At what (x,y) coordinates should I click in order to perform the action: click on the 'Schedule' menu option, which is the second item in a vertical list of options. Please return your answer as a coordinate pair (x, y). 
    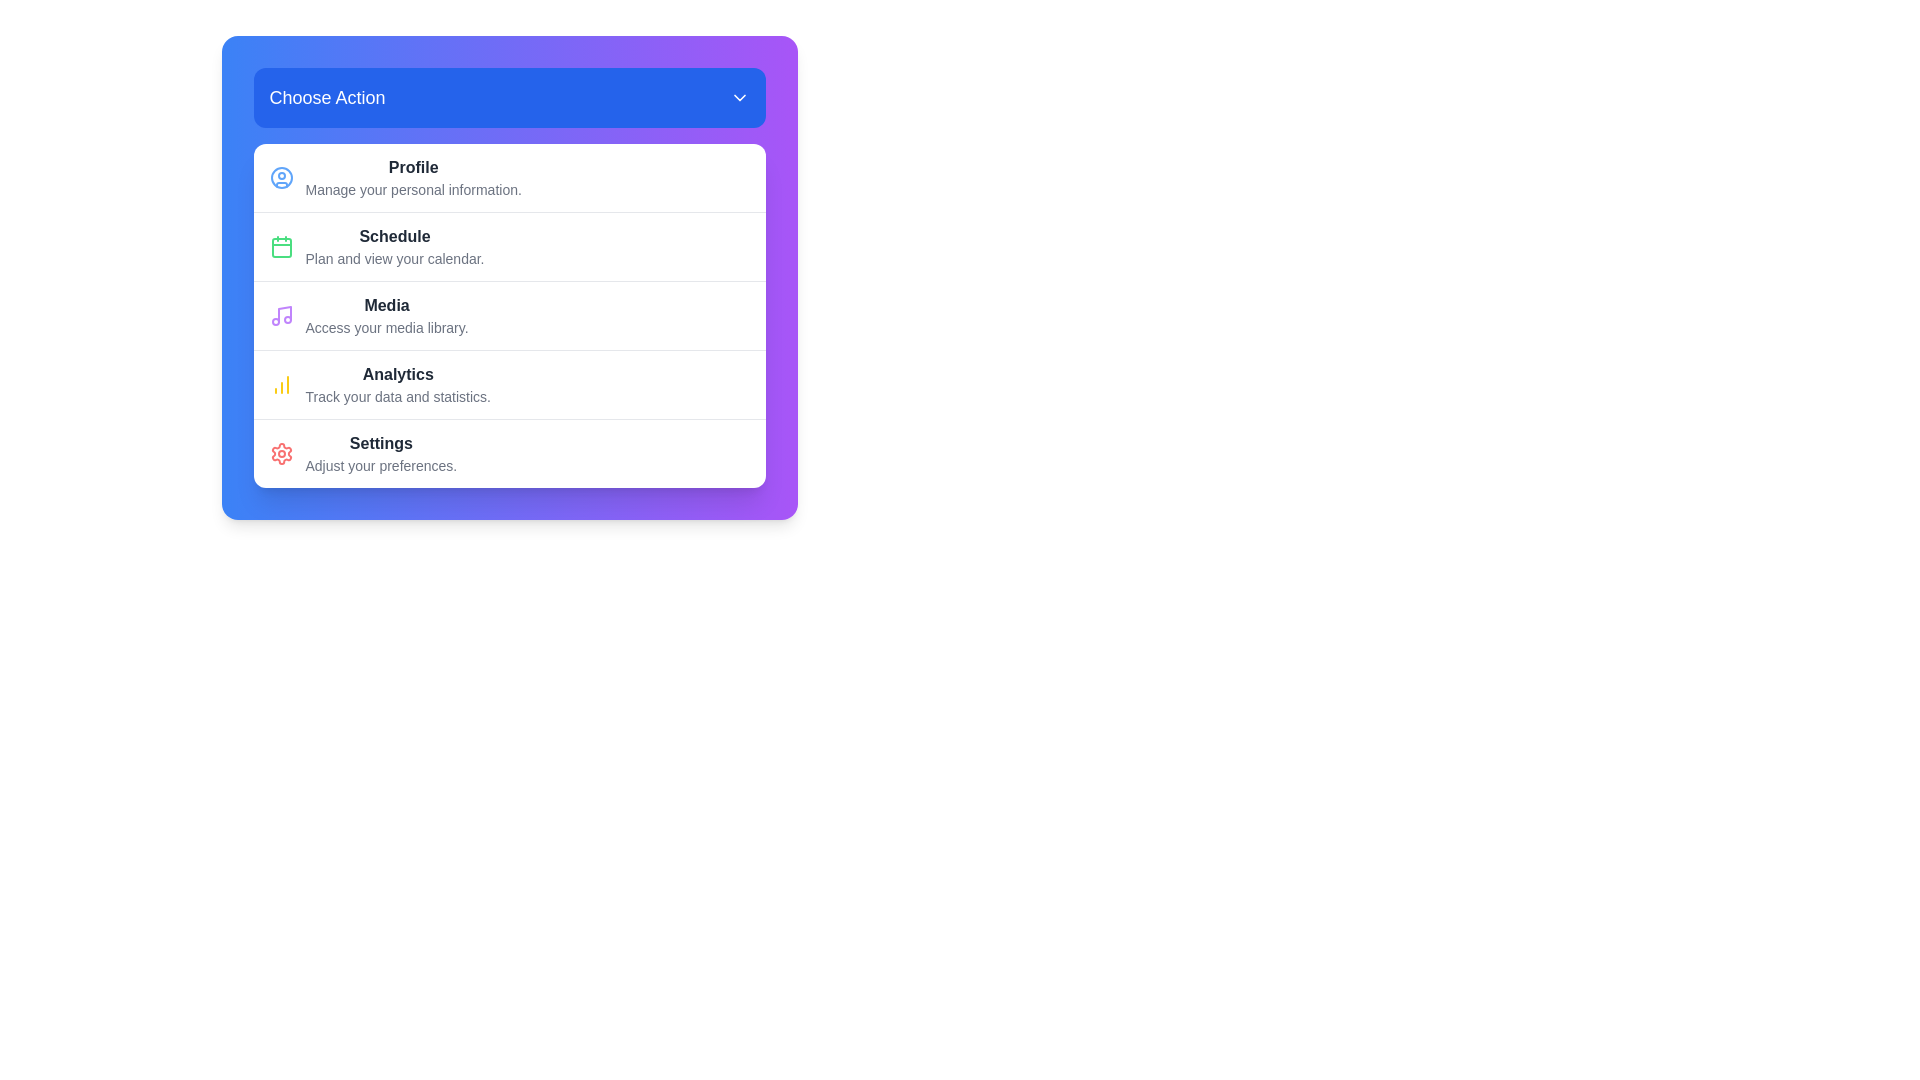
    Looking at the image, I should click on (394, 245).